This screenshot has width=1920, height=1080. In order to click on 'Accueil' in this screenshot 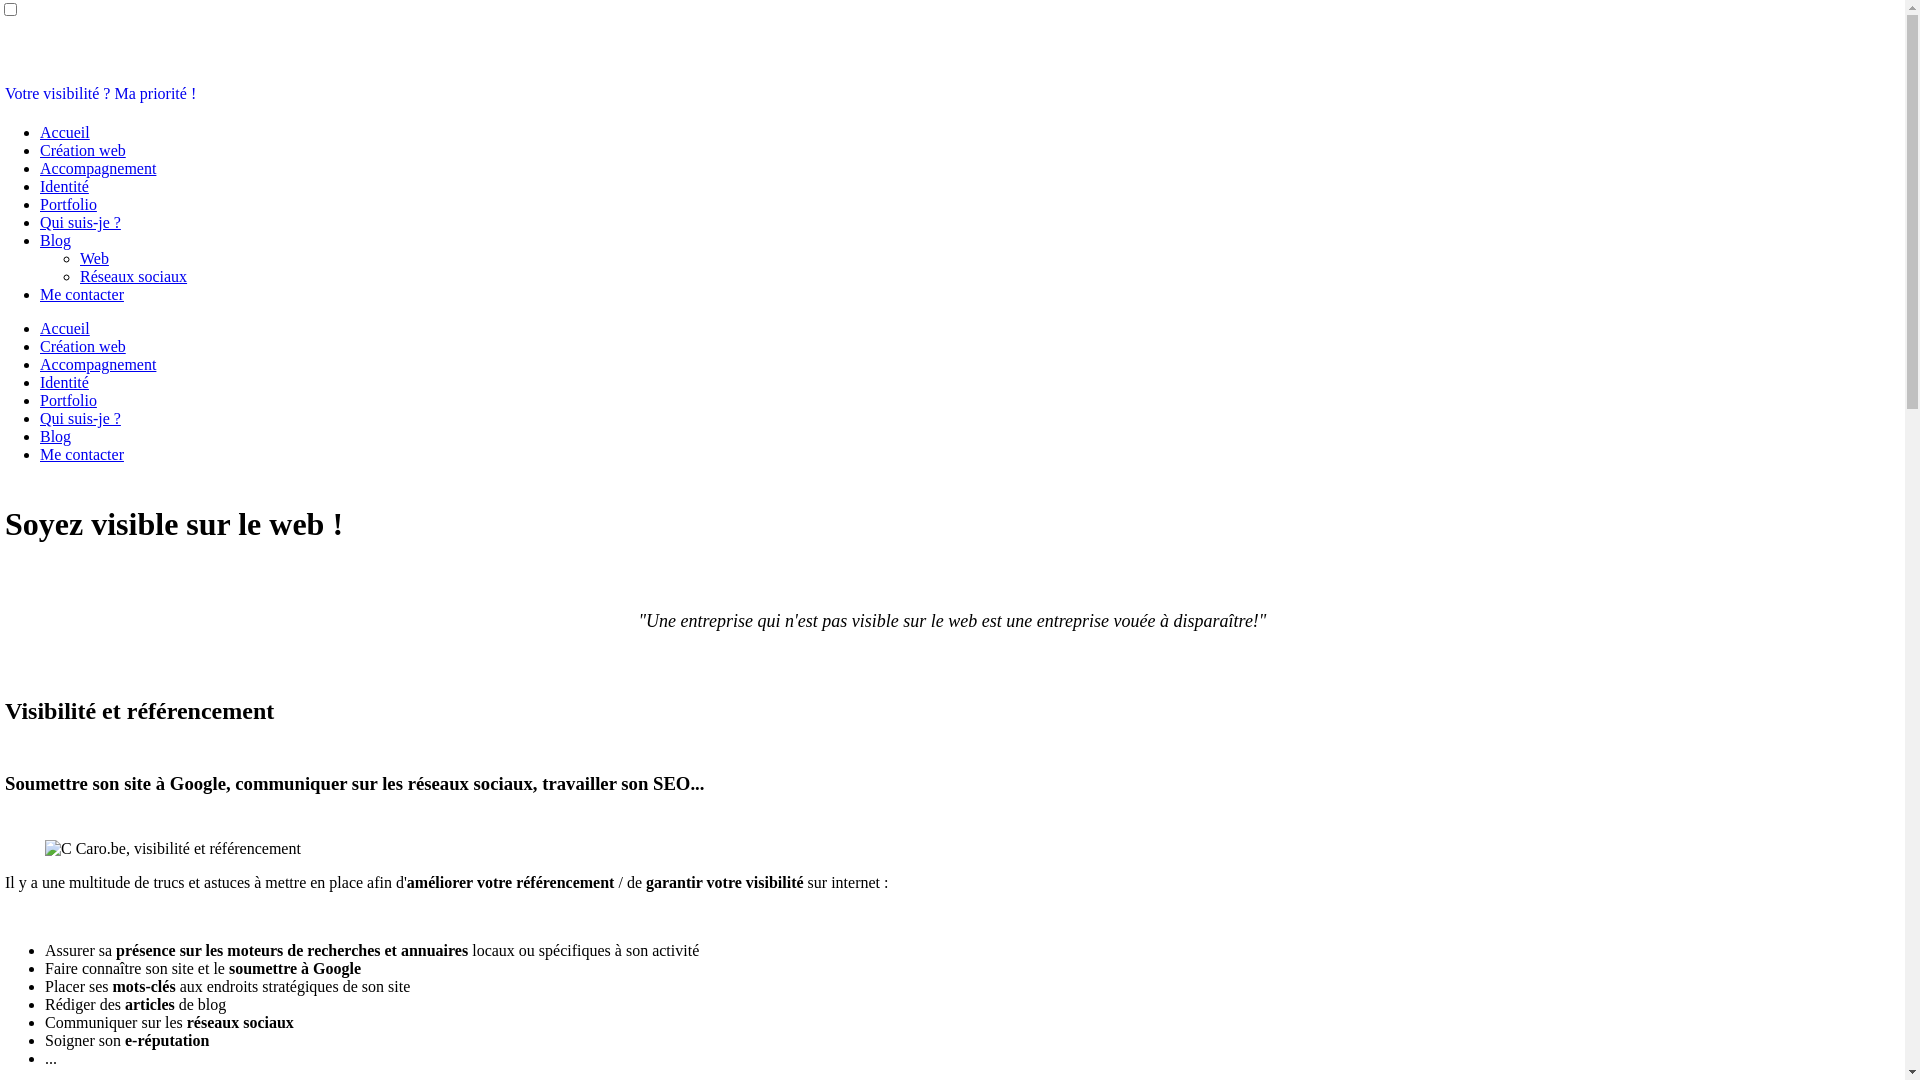, I will do `click(65, 327)`.